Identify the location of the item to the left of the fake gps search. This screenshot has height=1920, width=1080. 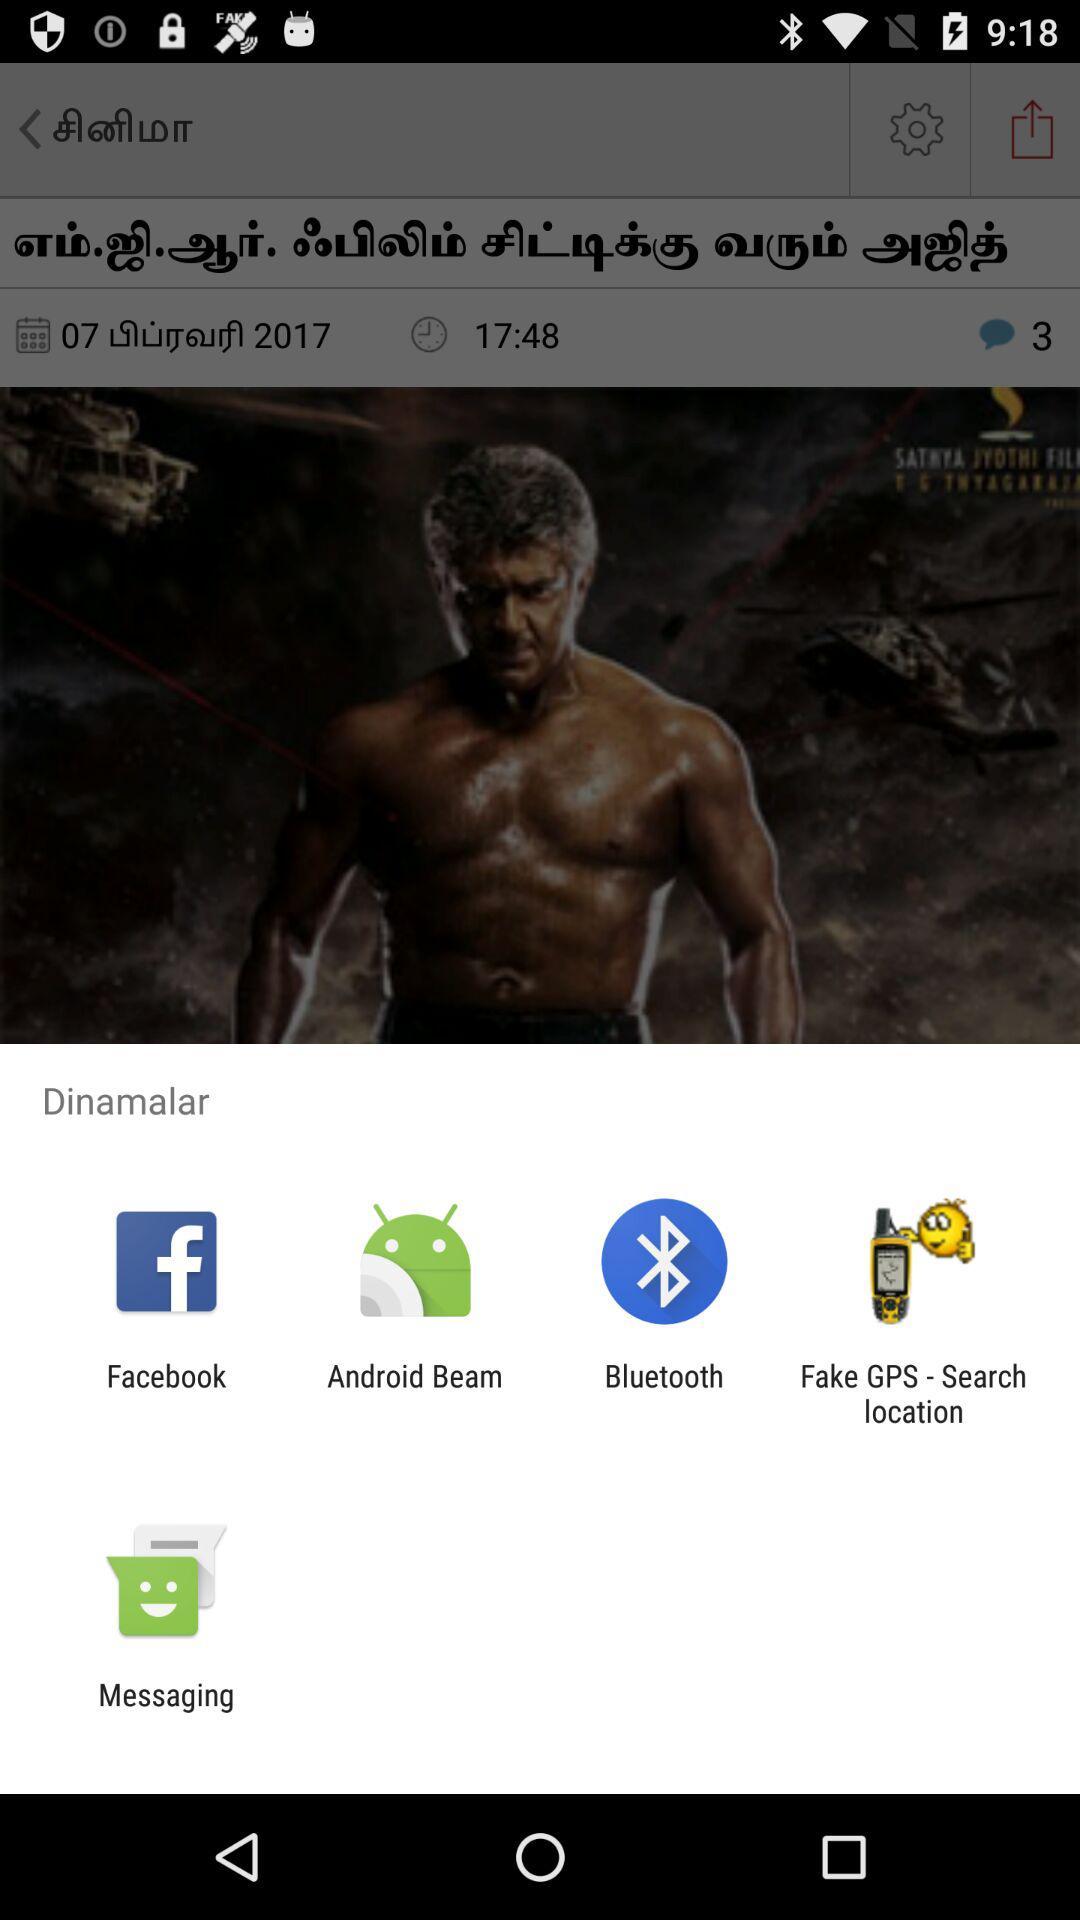
(664, 1392).